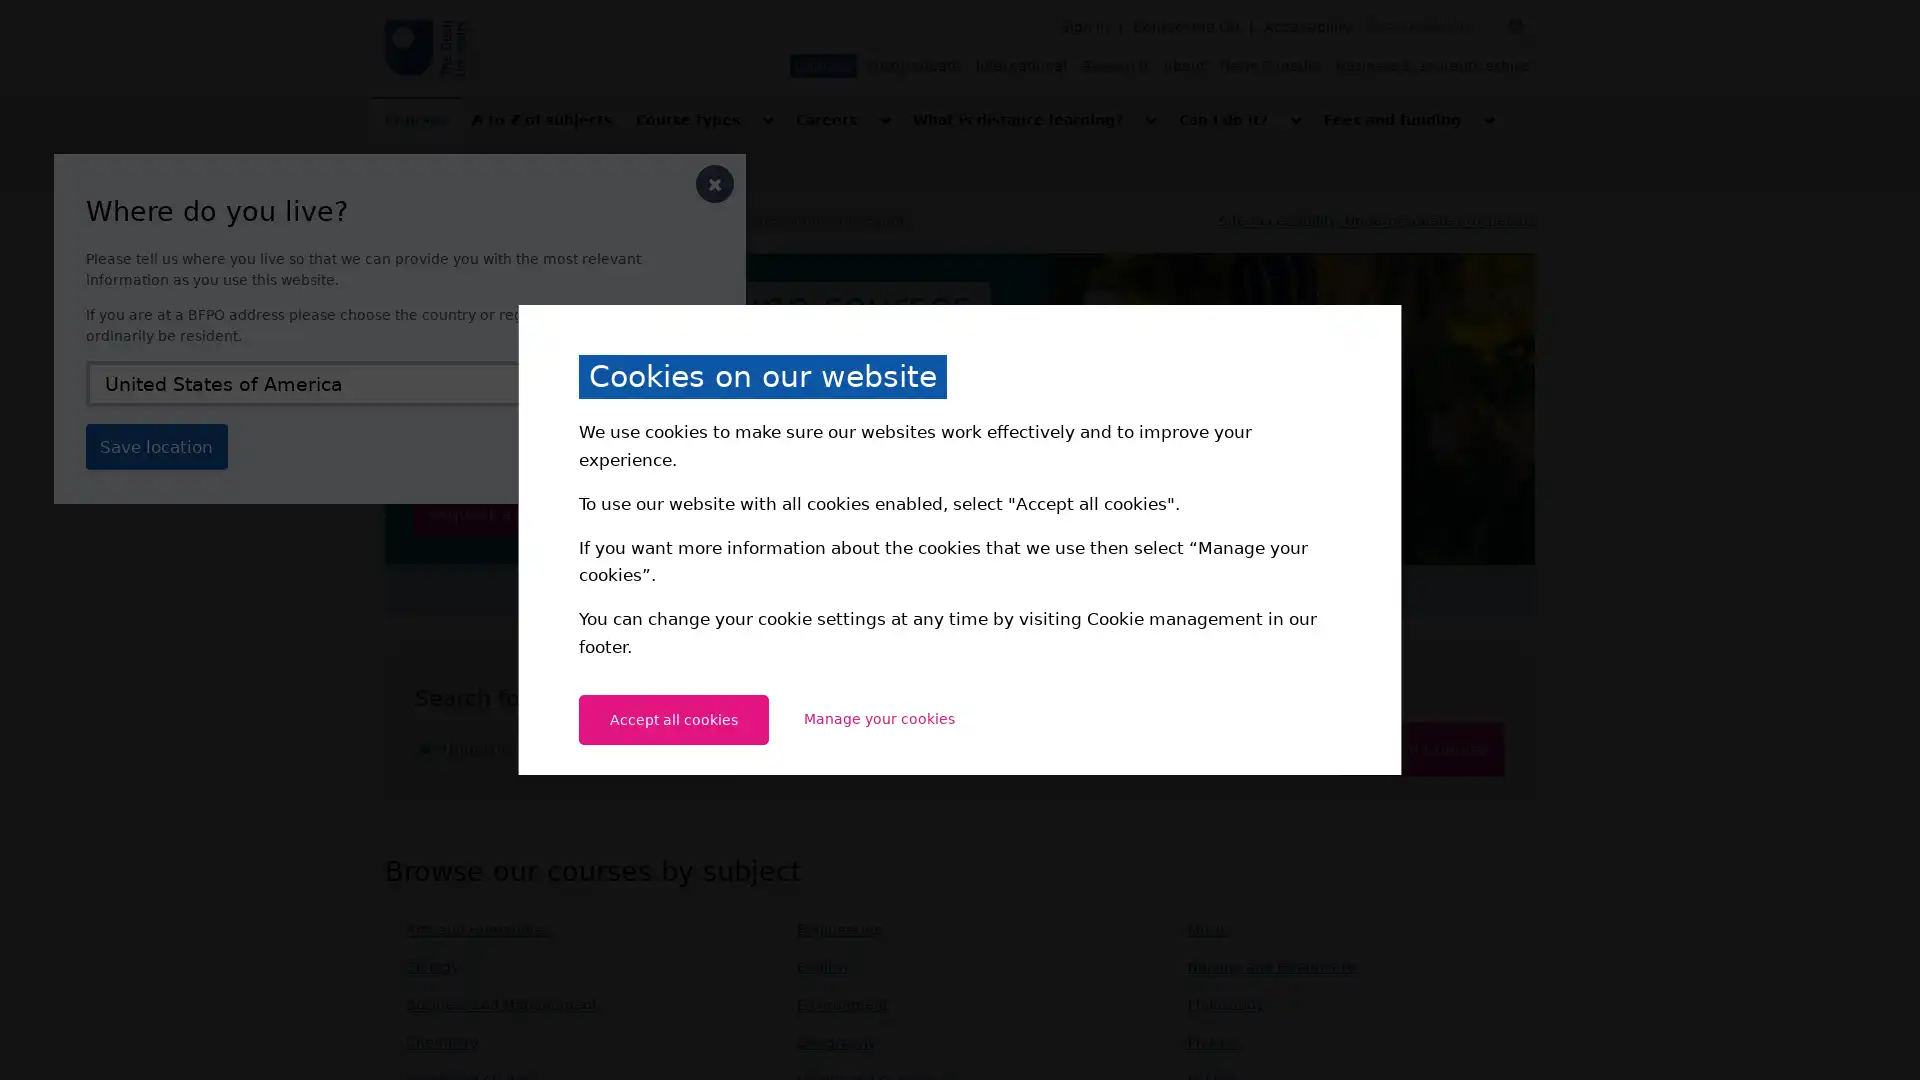  I want to click on Manage your cookies, so click(878, 717).